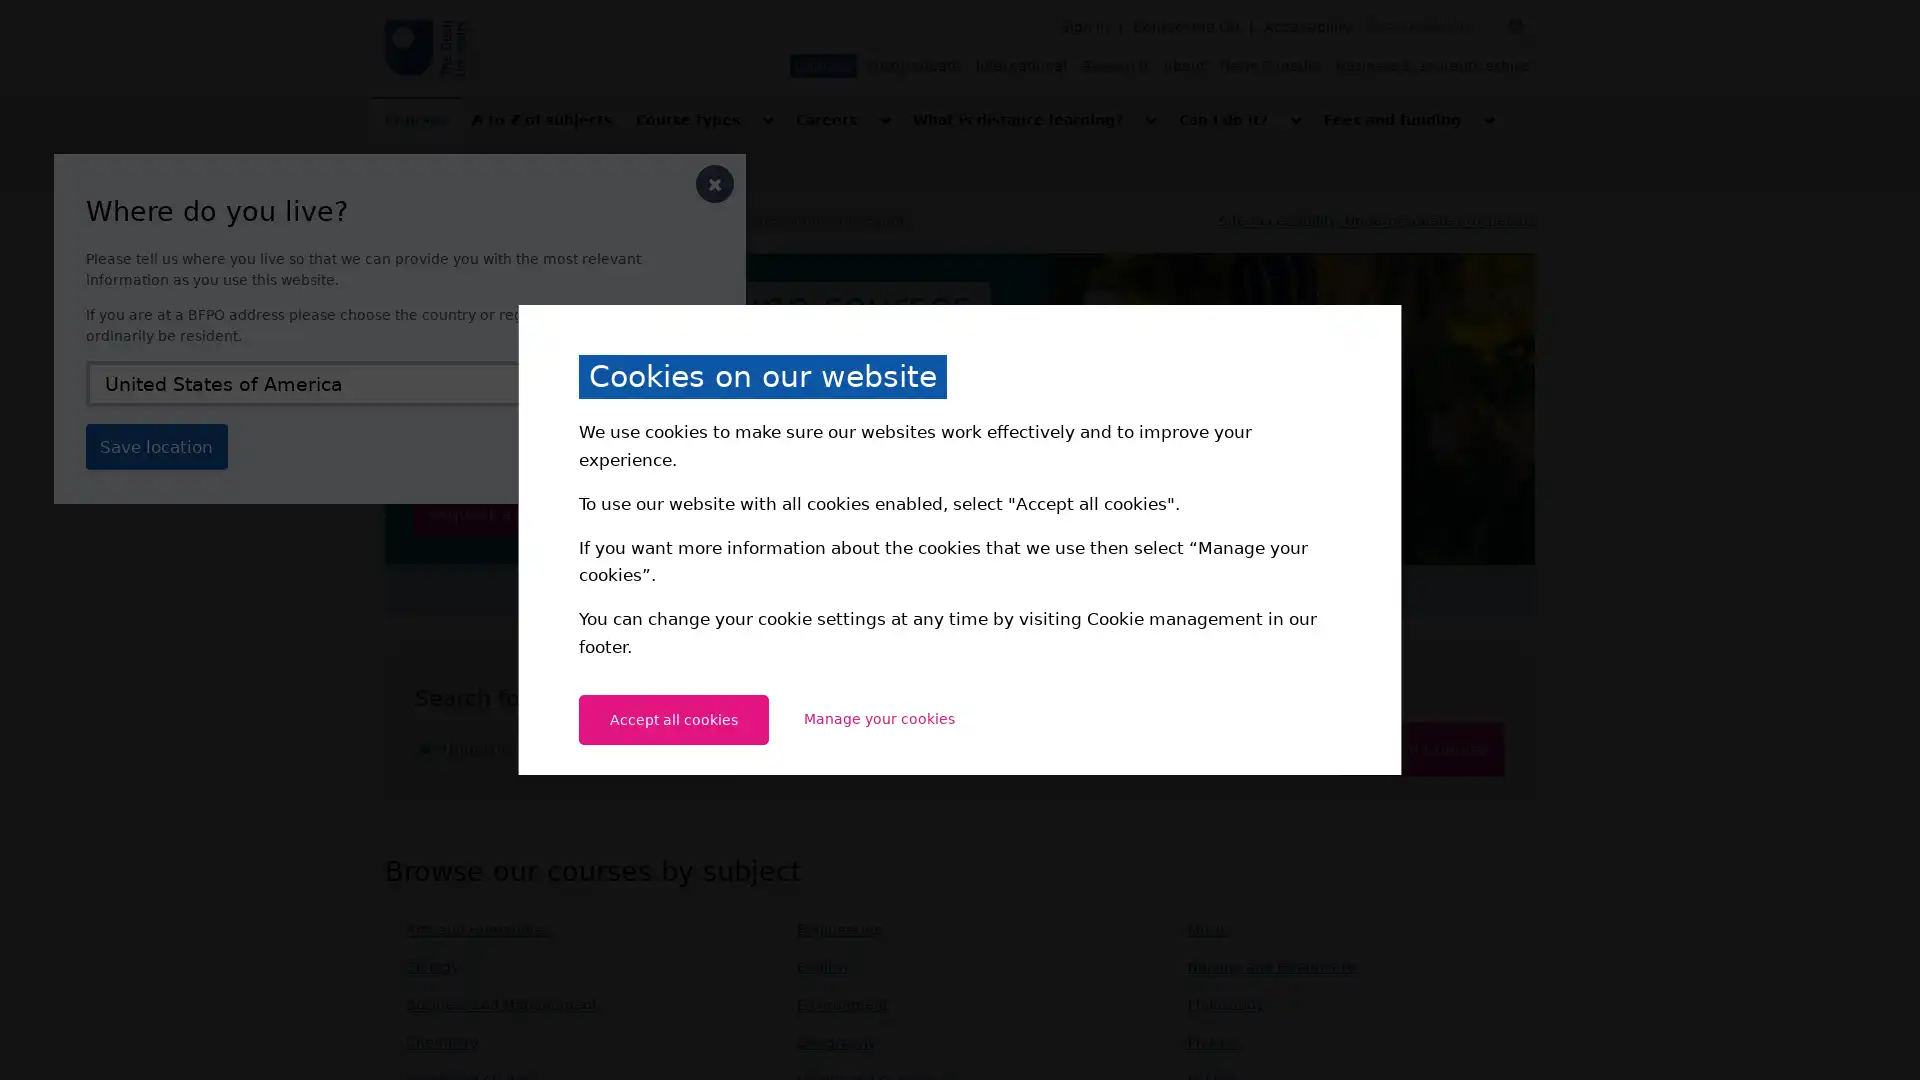  I want to click on Manage your cookies, so click(878, 717).